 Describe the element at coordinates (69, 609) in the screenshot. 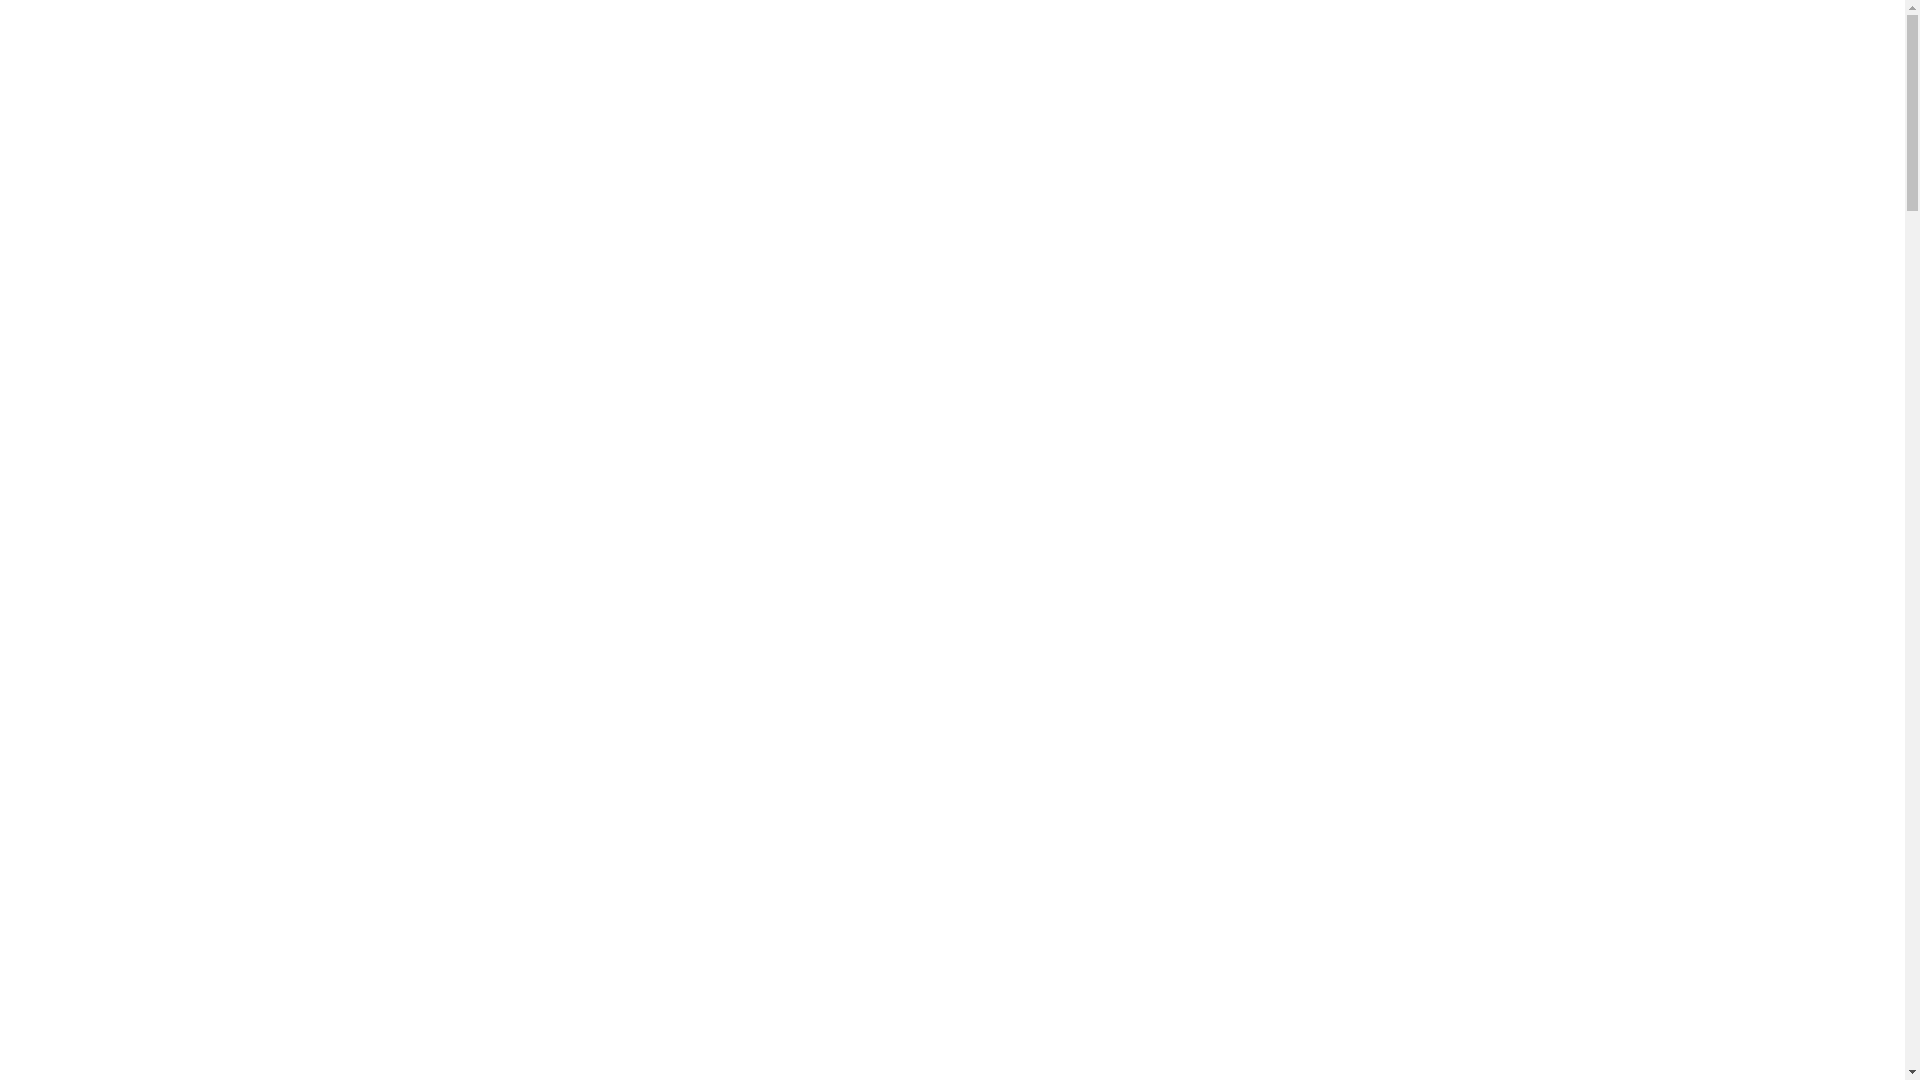

I see `'Home'` at that location.